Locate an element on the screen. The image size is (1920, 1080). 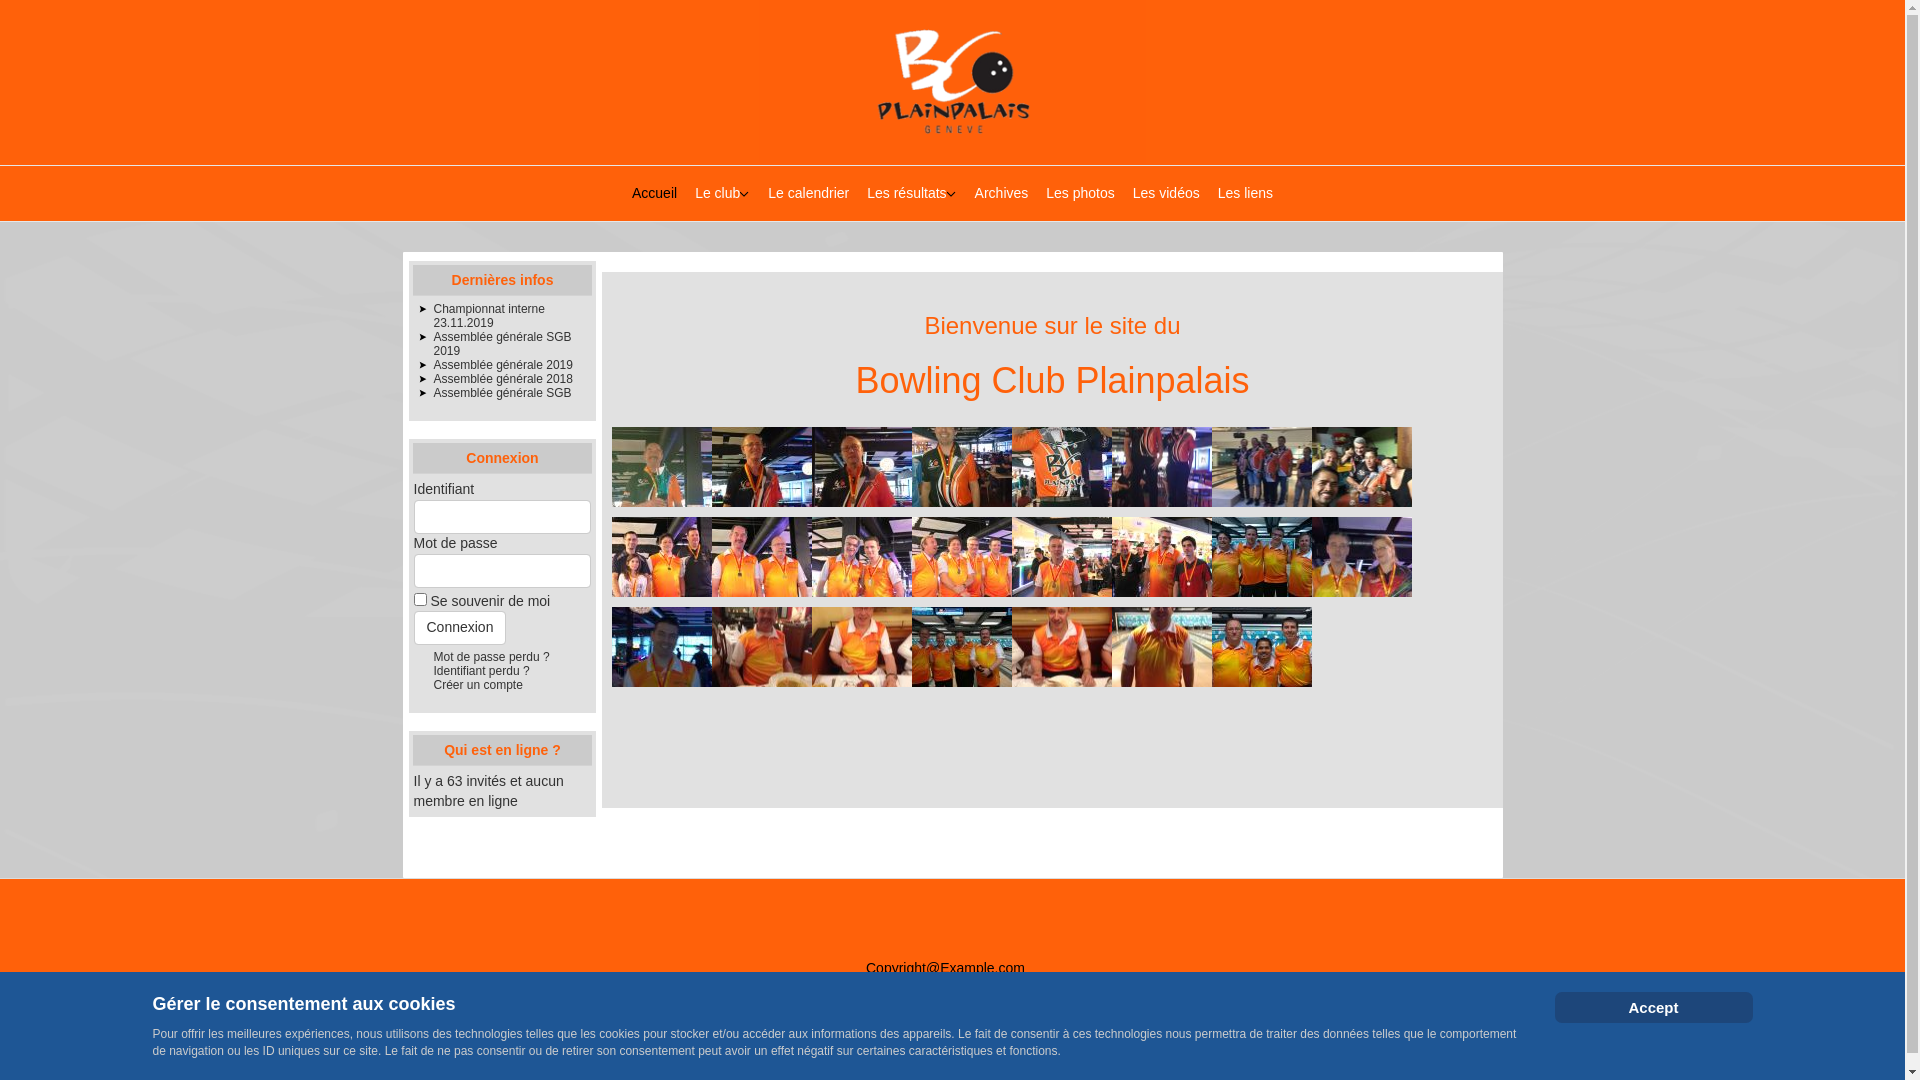
'Les photos' is located at coordinates (1079, 193).